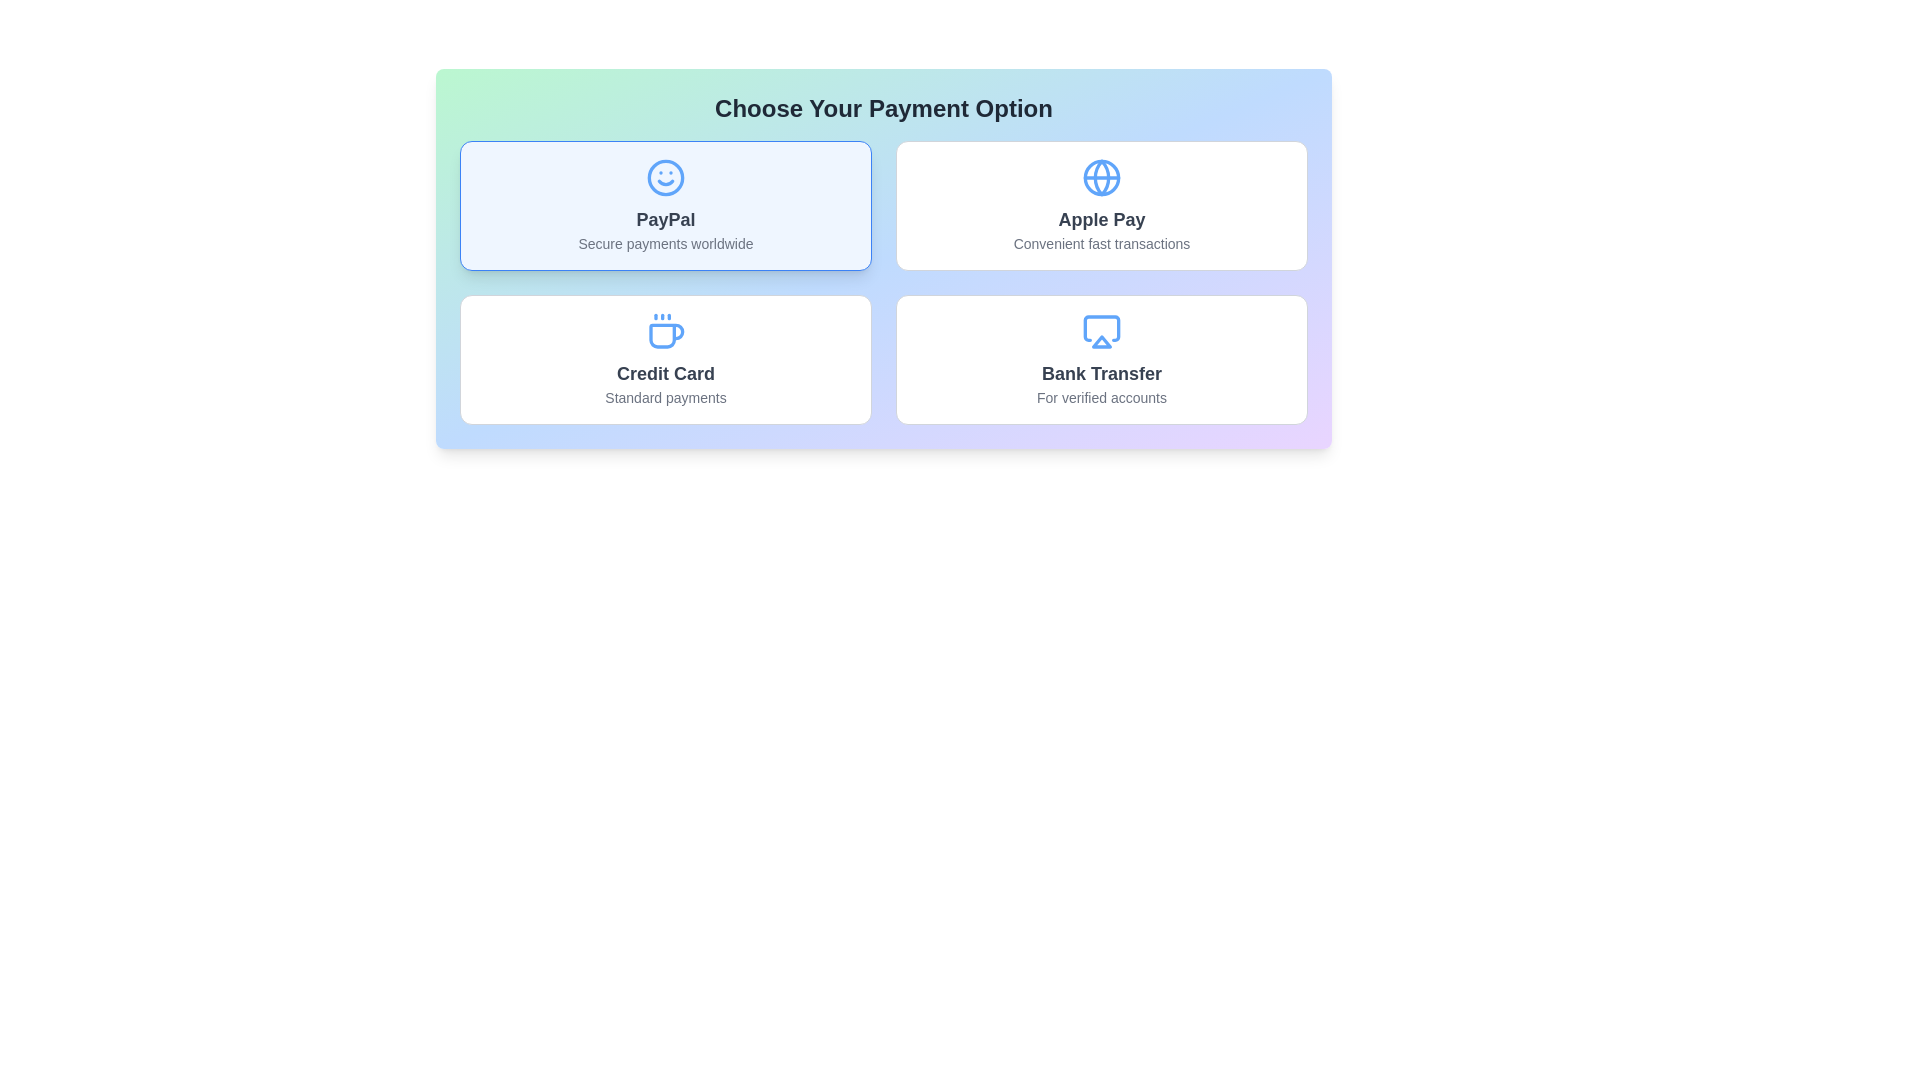  What do you see at coordinates (666, 335) in the screenshot?
I see `the coffee cup icon located centrally within the payment option interface, positioned under the 'Credit Card' payment method` at bounding box center [666, 335].